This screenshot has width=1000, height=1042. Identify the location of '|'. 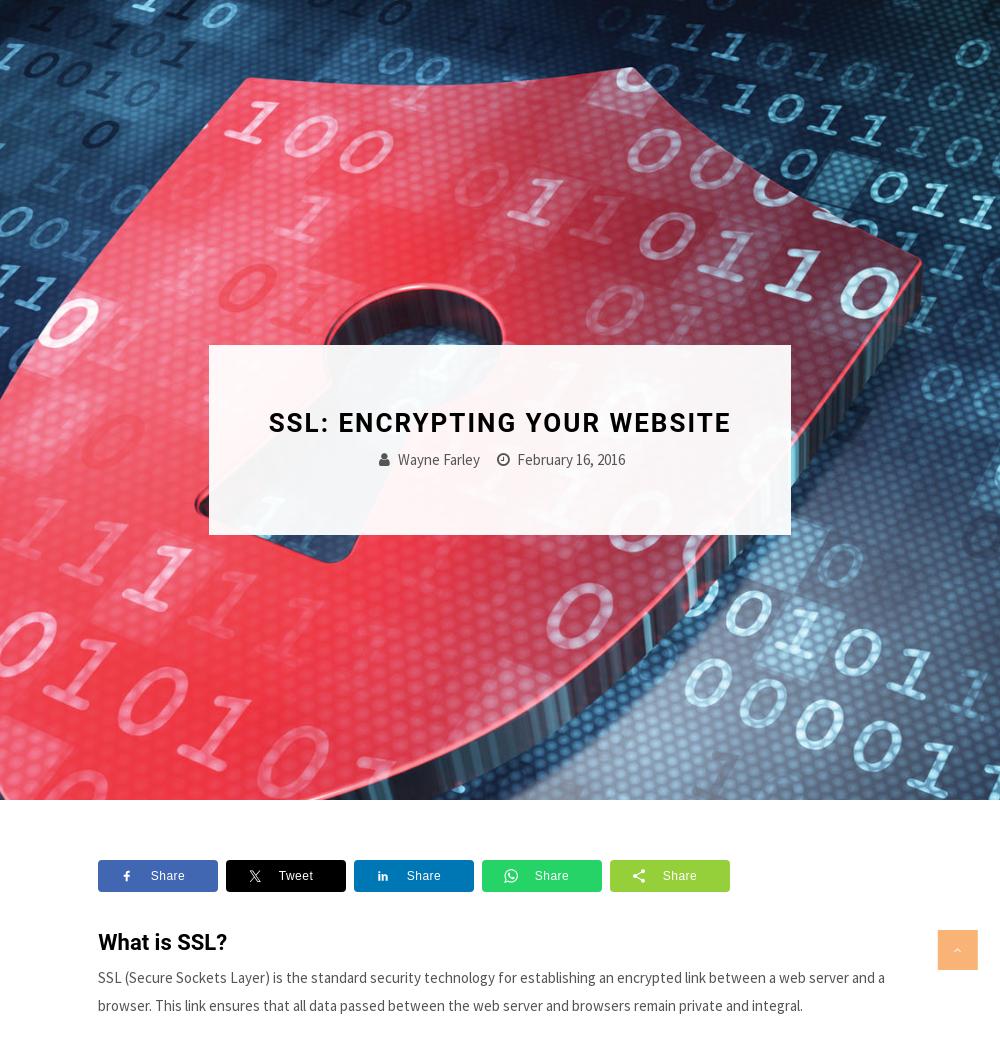
(859, 42).